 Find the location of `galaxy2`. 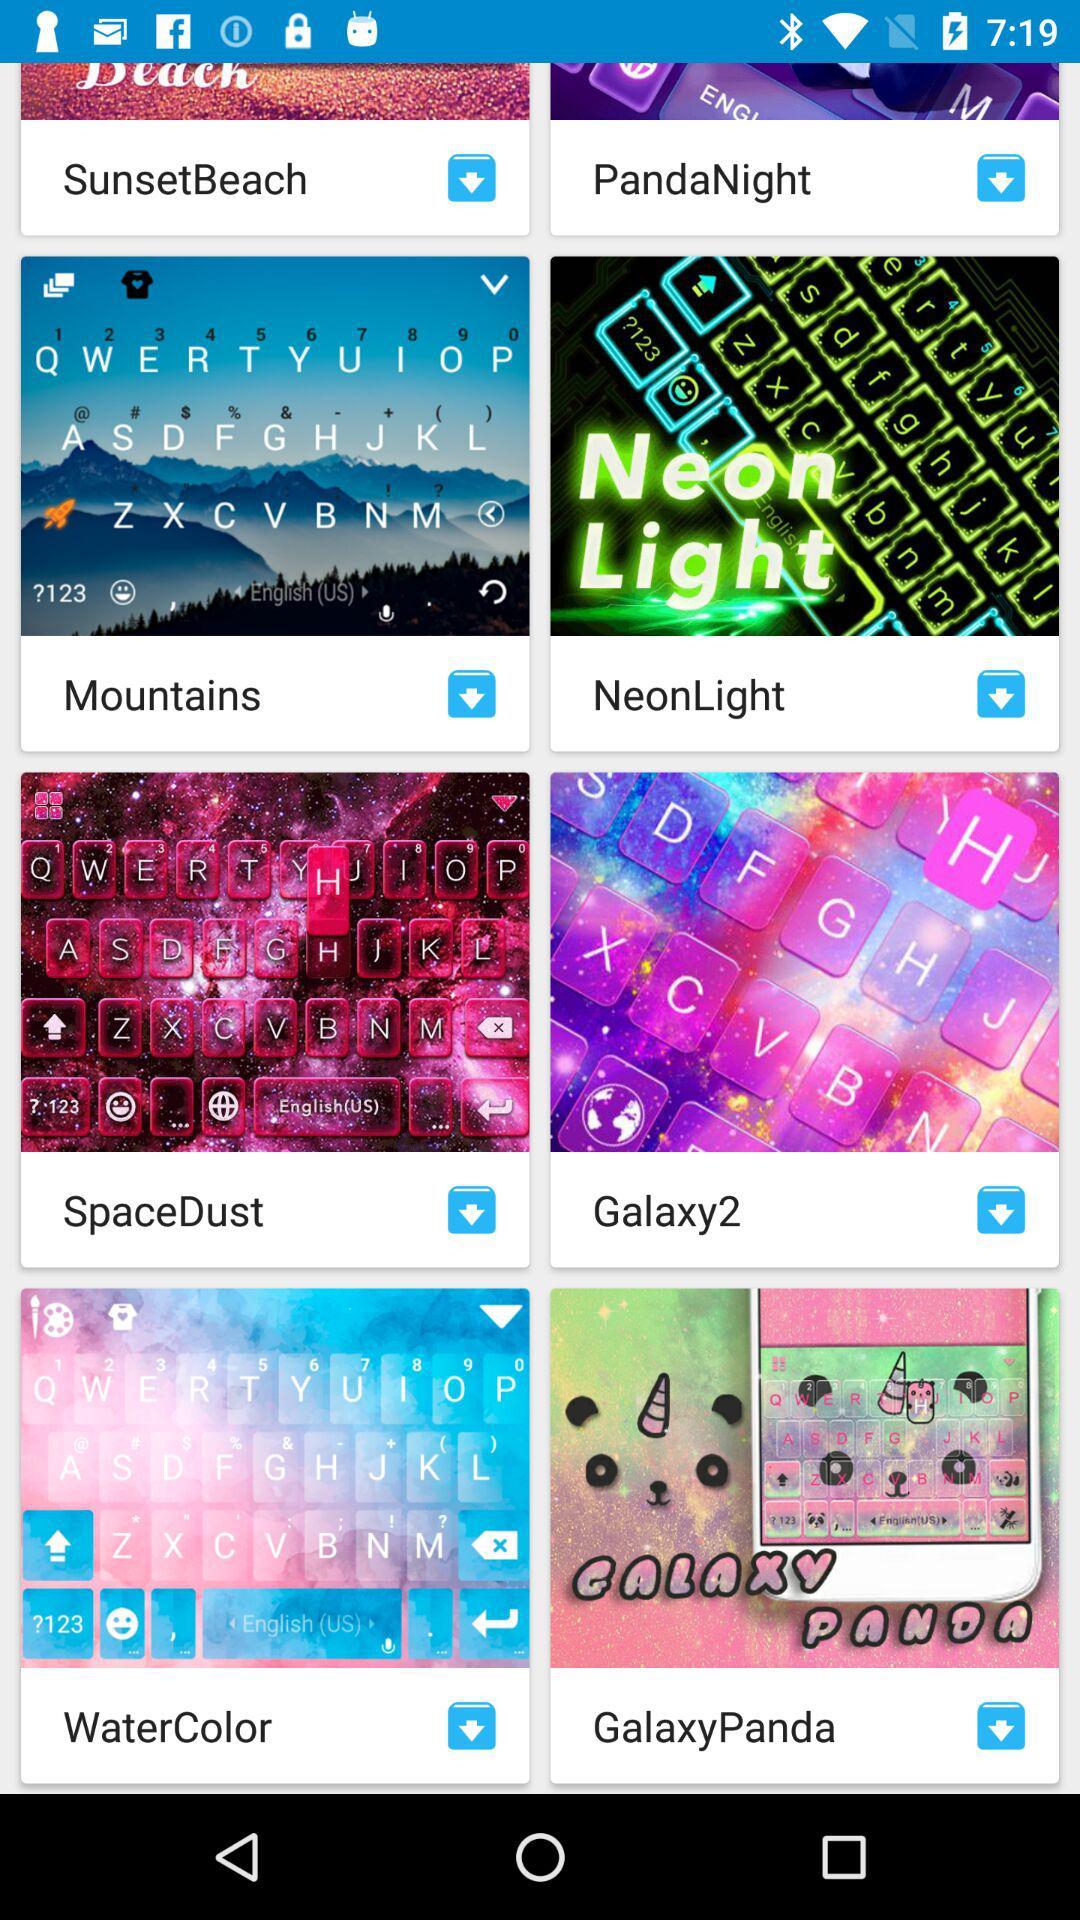

galaxy2 is located at coordinates (1001, 1208).